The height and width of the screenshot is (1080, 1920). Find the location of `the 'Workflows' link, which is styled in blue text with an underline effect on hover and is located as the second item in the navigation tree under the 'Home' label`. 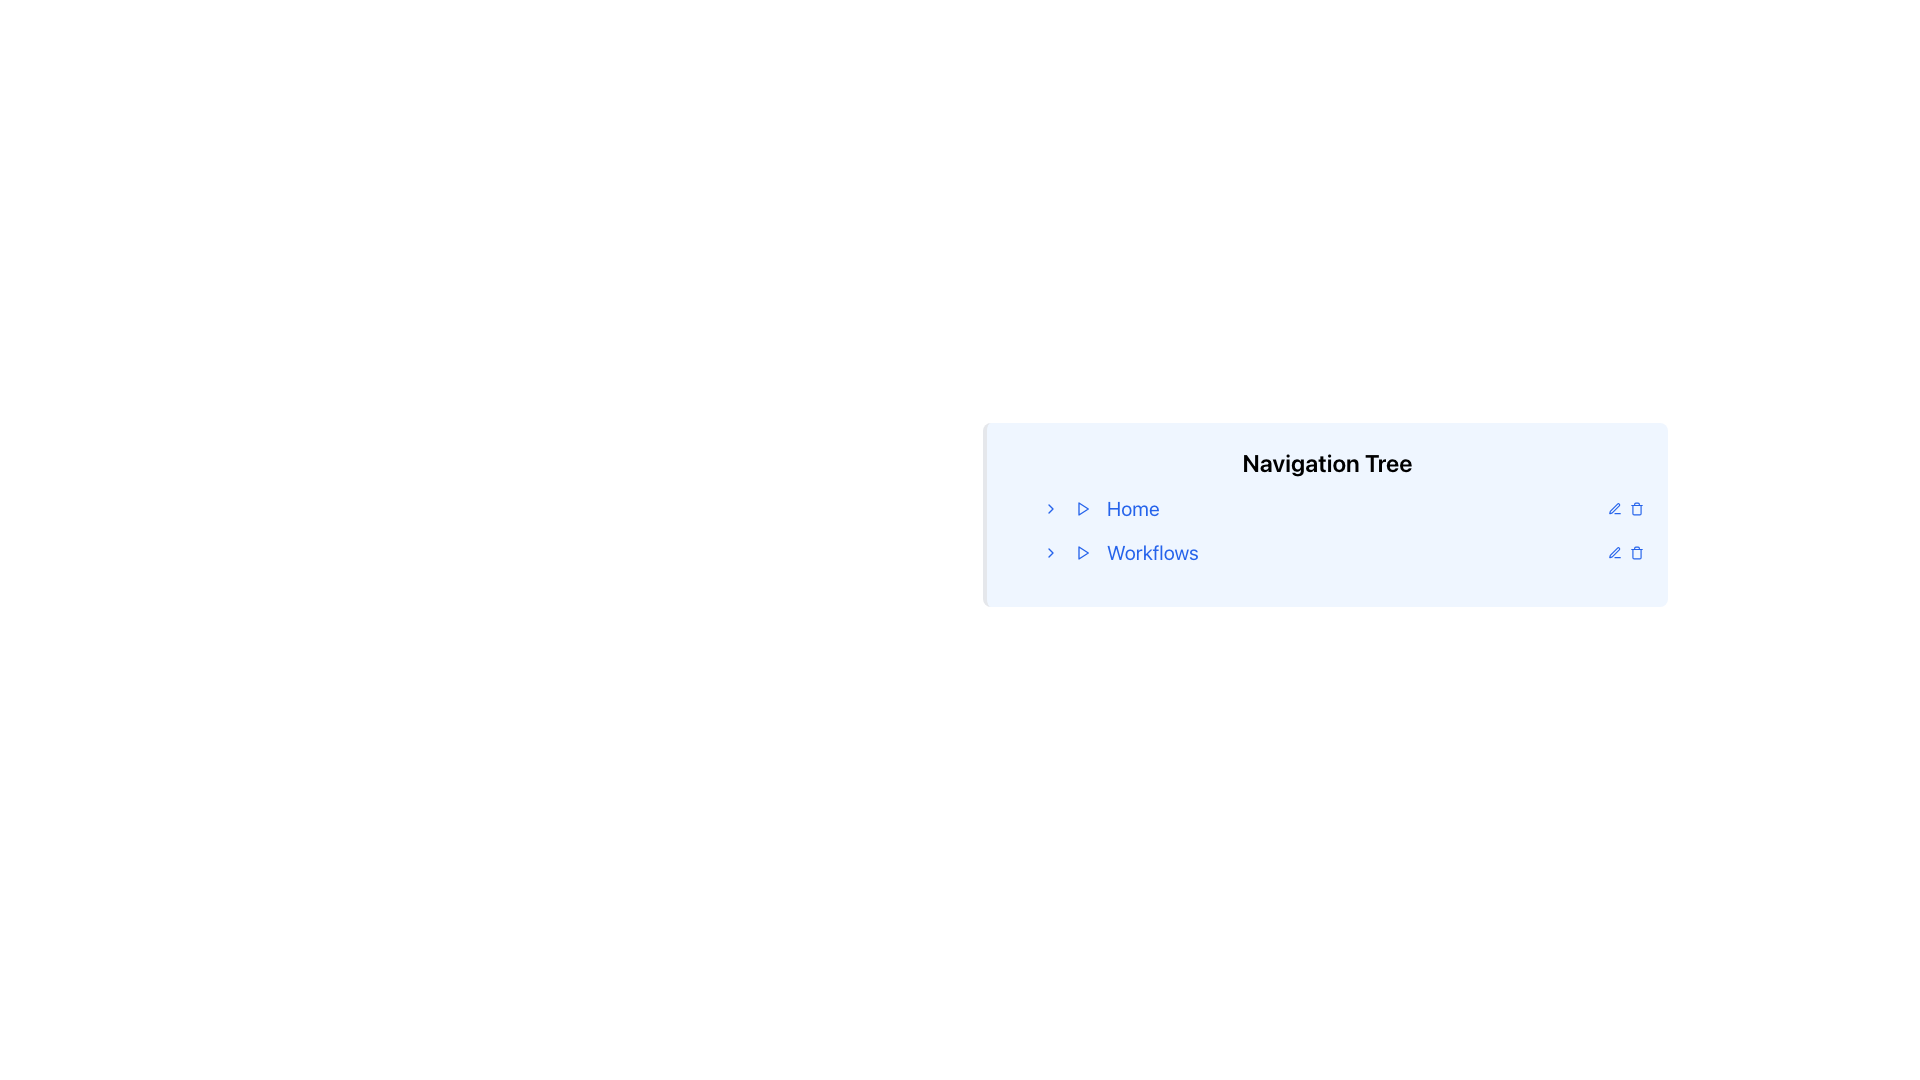

the 'Workflows' link, which is styled in blue text with an underline effect on hover and is located as the second item in the navigation tree under the 'Home' label is located at coordinates (1152, 552).